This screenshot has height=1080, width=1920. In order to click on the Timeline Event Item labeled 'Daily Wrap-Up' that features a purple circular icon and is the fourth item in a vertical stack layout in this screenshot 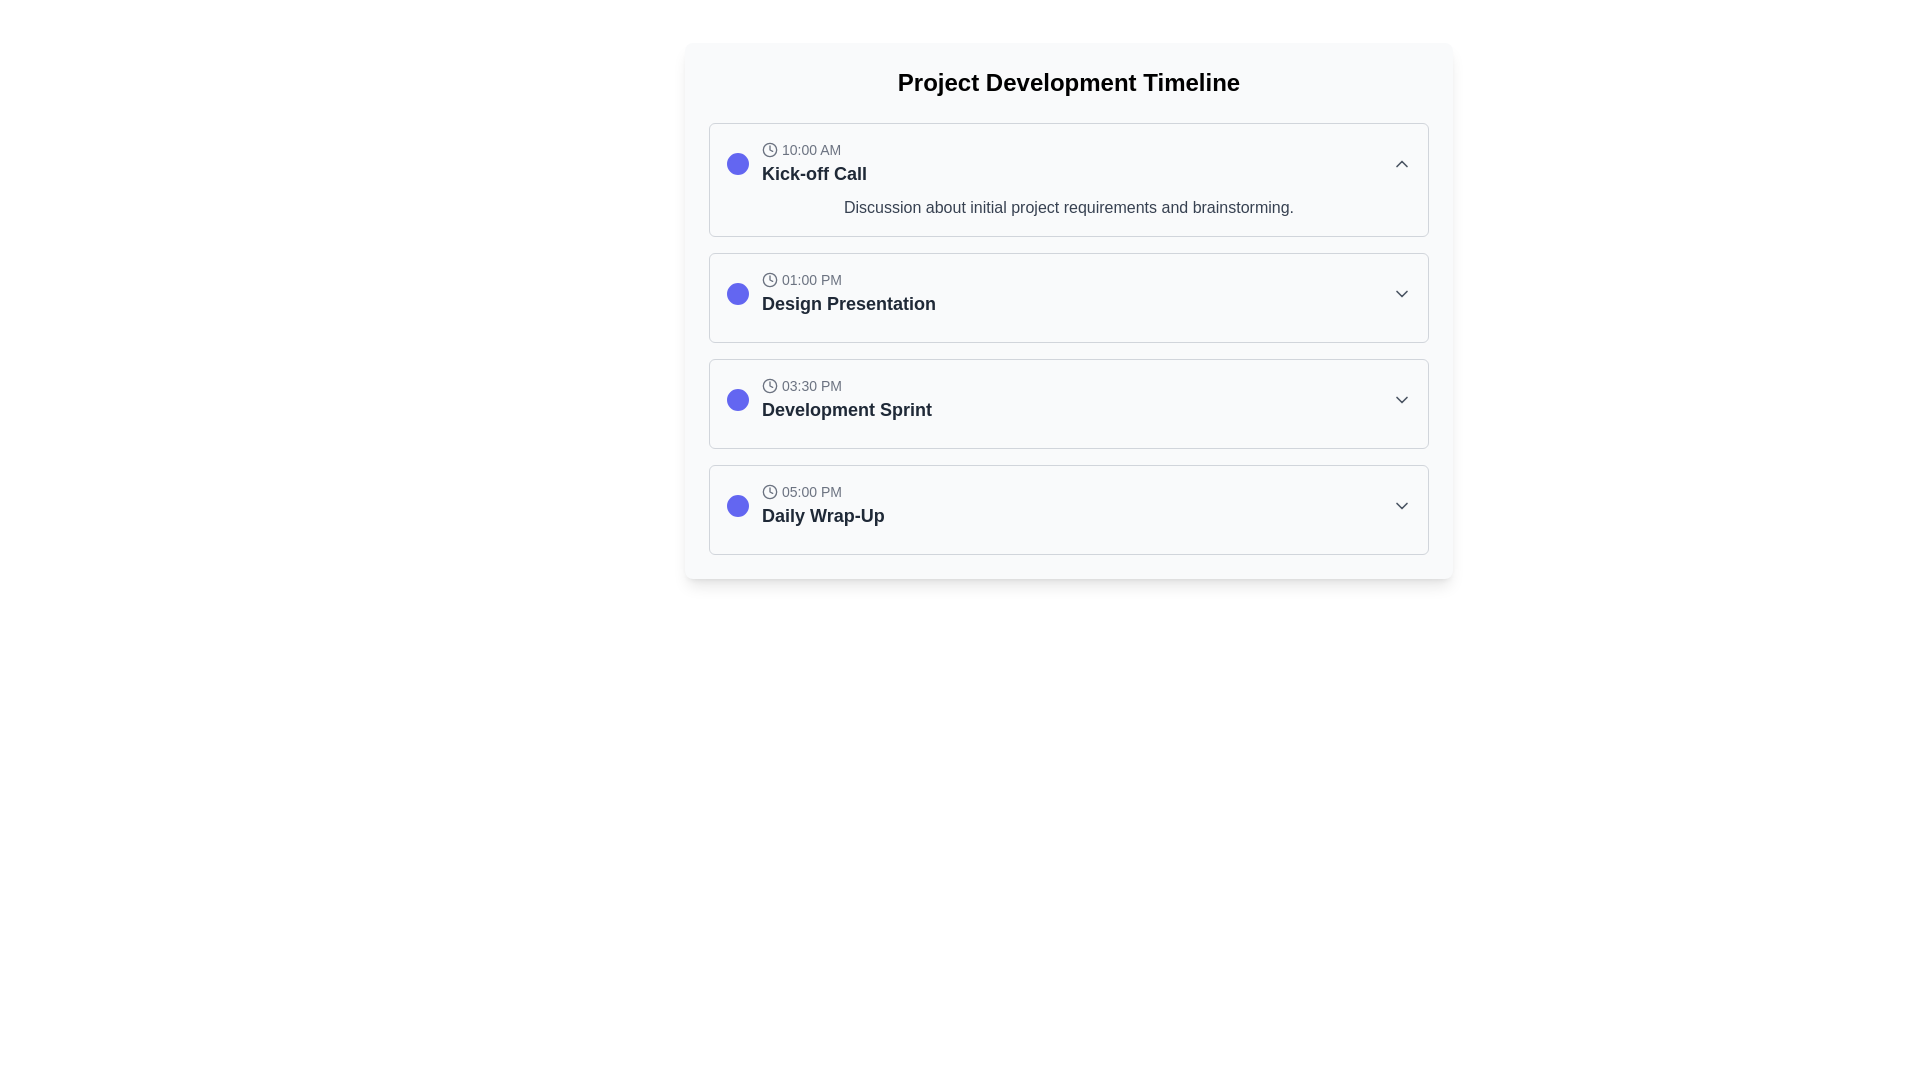, I will do `click(805, 504)`.